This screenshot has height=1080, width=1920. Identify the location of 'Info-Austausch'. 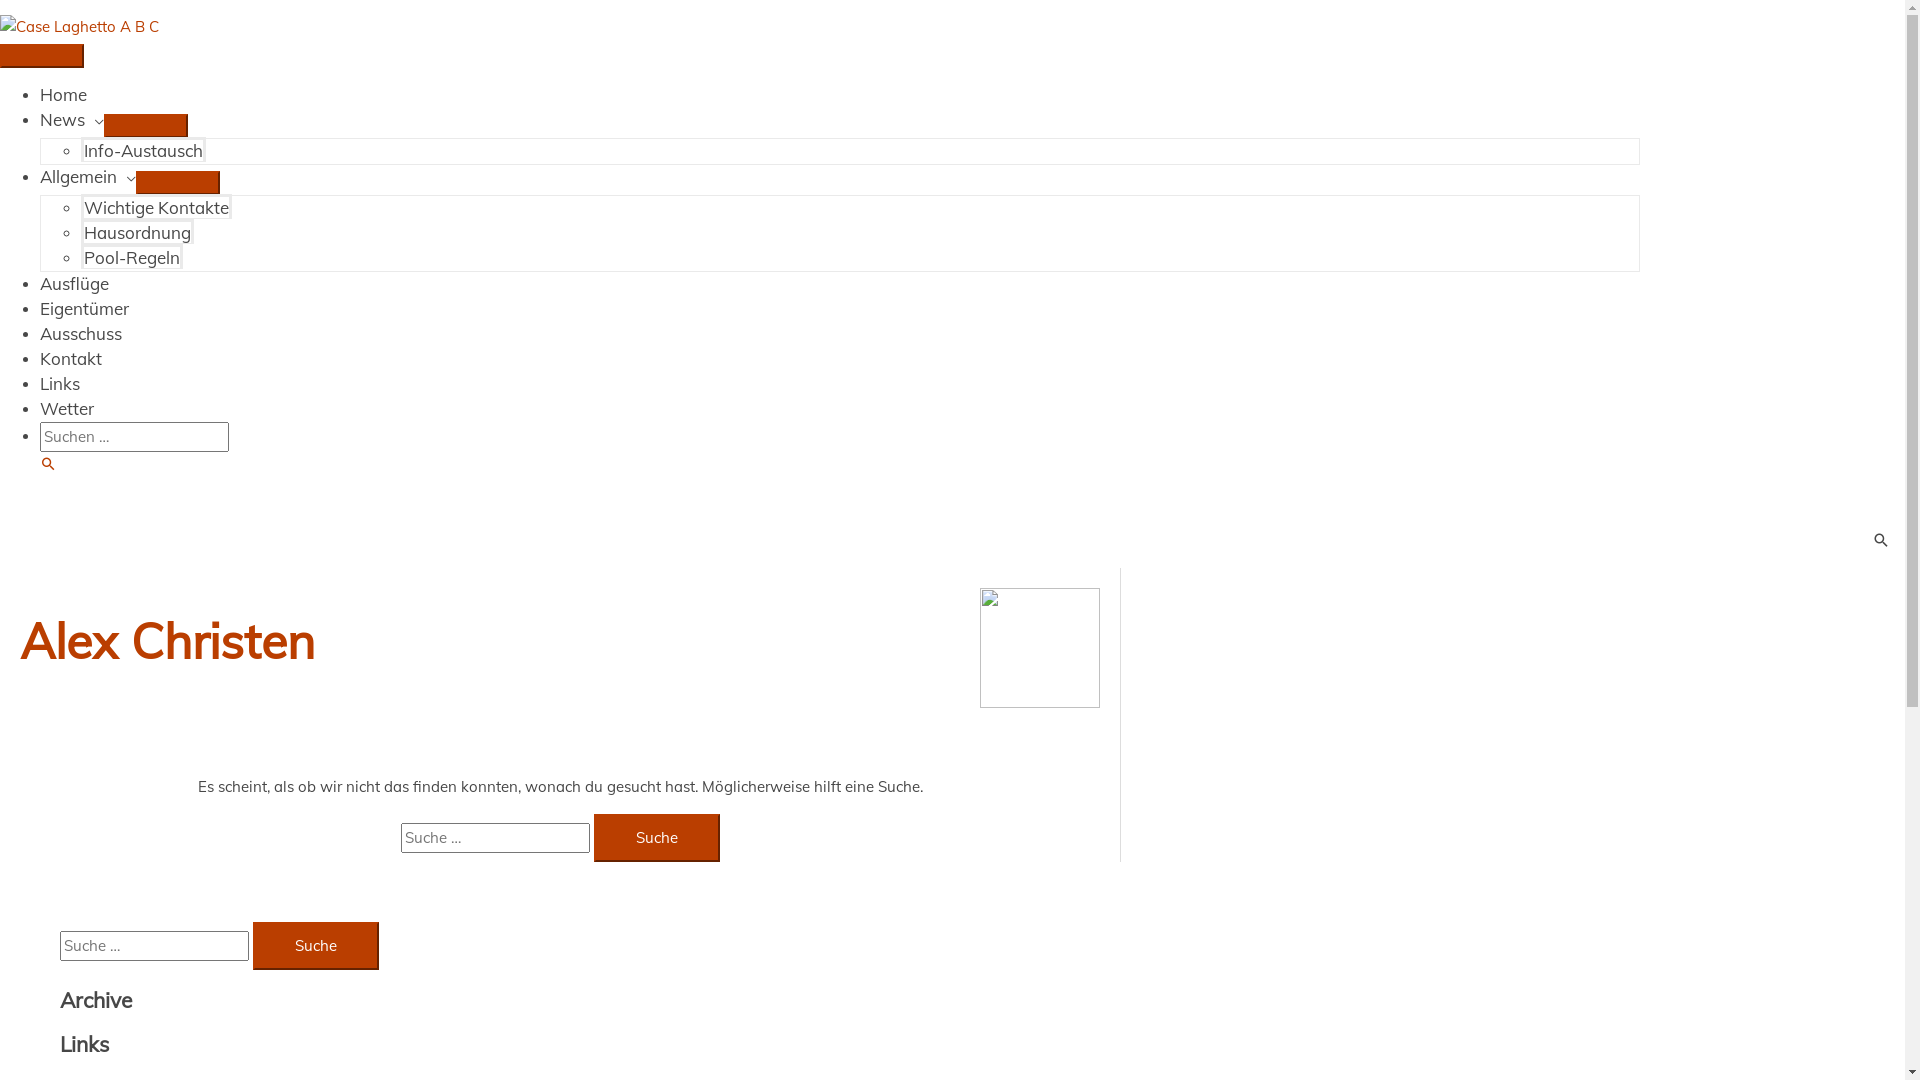
(142, 148).